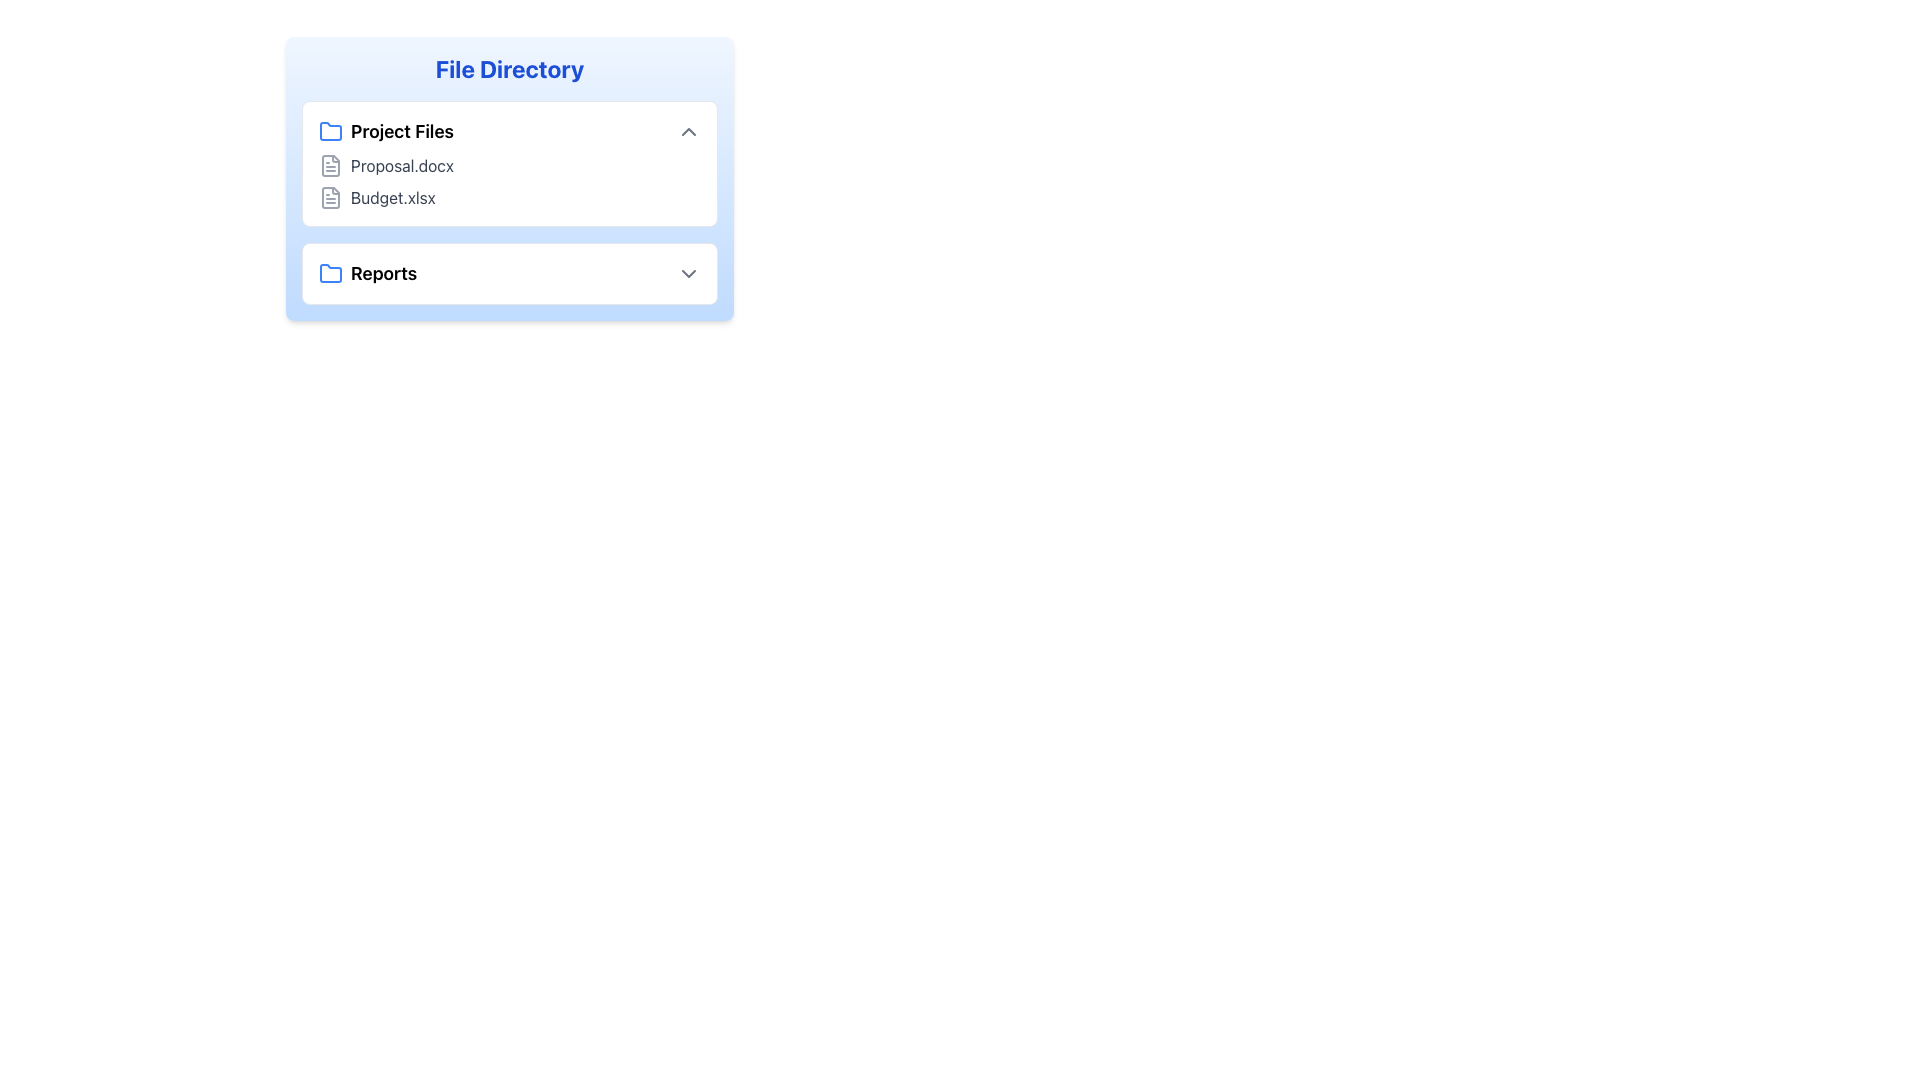 The image size is (1920, 1080). Describe the element at coordinates (509, 131) in the screenshot. I see `the Collapsible Header for 'Project Files'` at that location.